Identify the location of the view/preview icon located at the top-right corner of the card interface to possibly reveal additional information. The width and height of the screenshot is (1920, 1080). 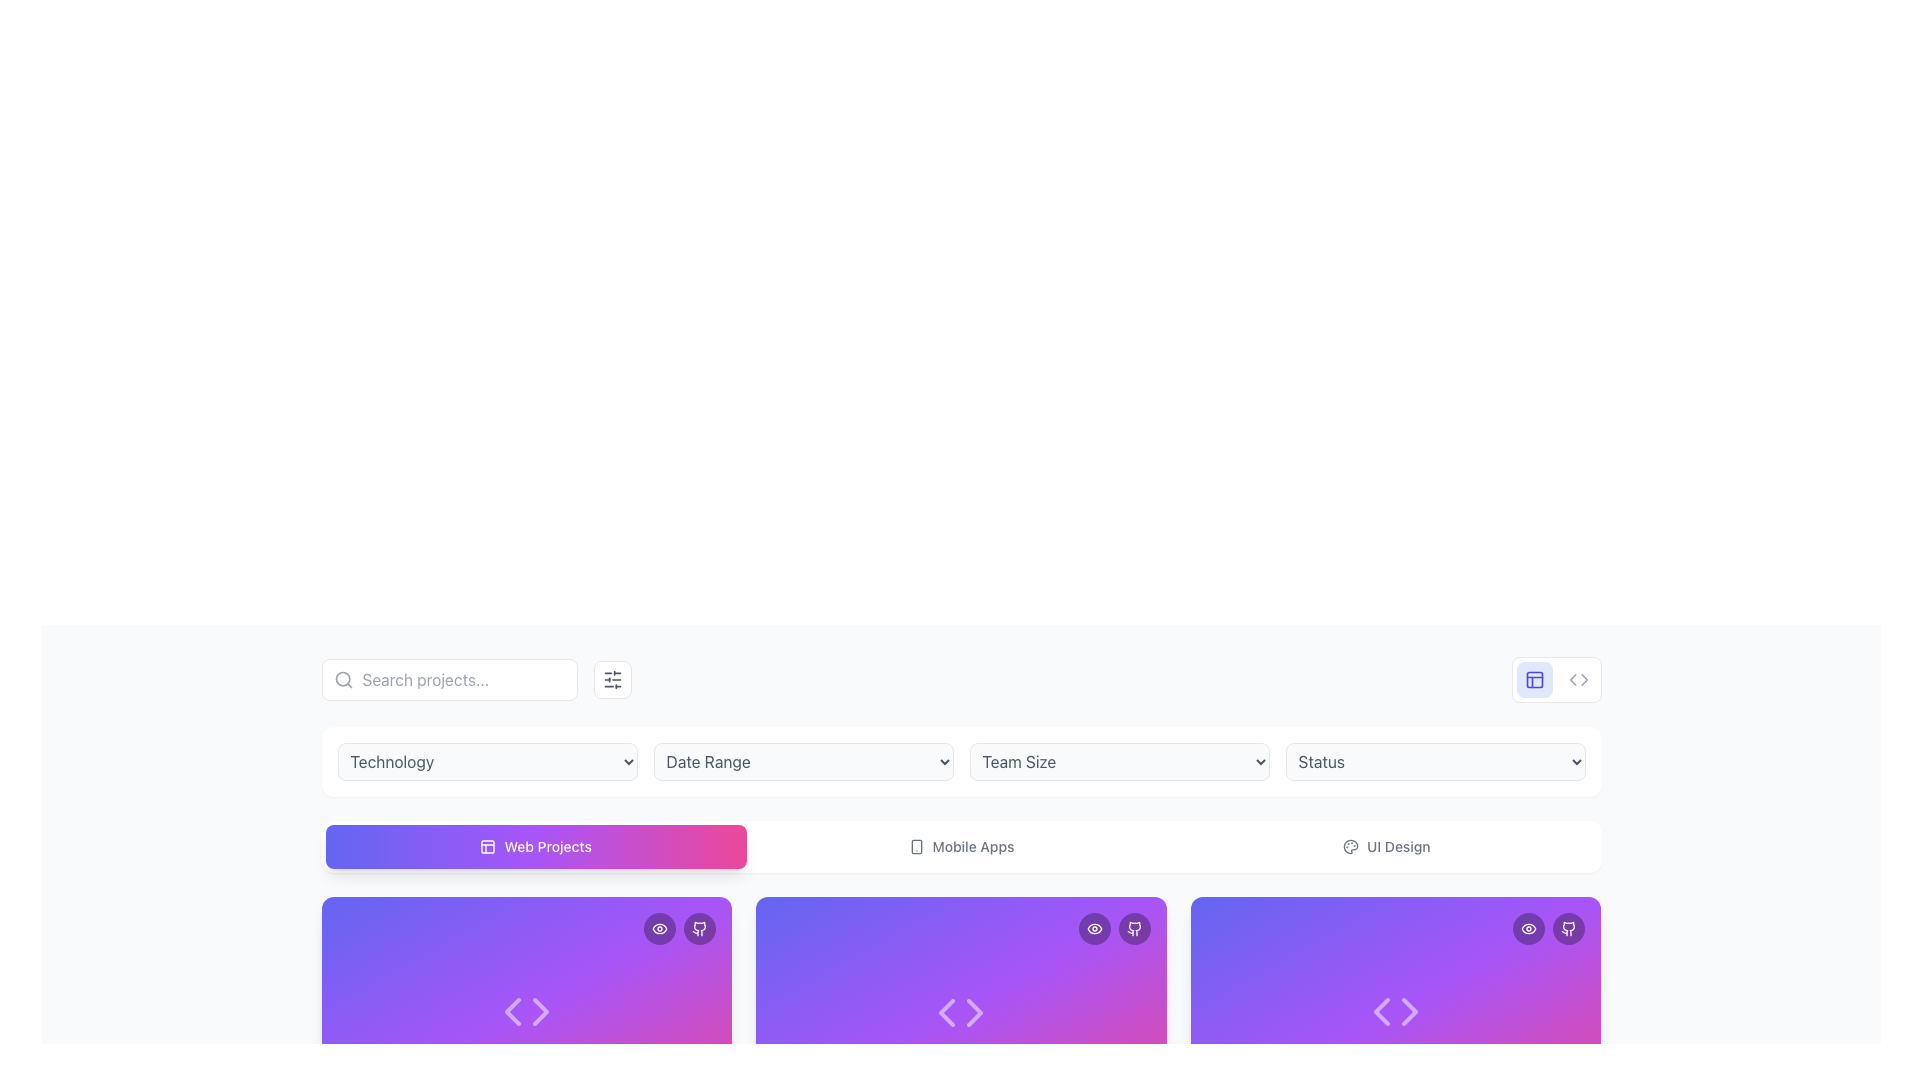
(1093, 929).